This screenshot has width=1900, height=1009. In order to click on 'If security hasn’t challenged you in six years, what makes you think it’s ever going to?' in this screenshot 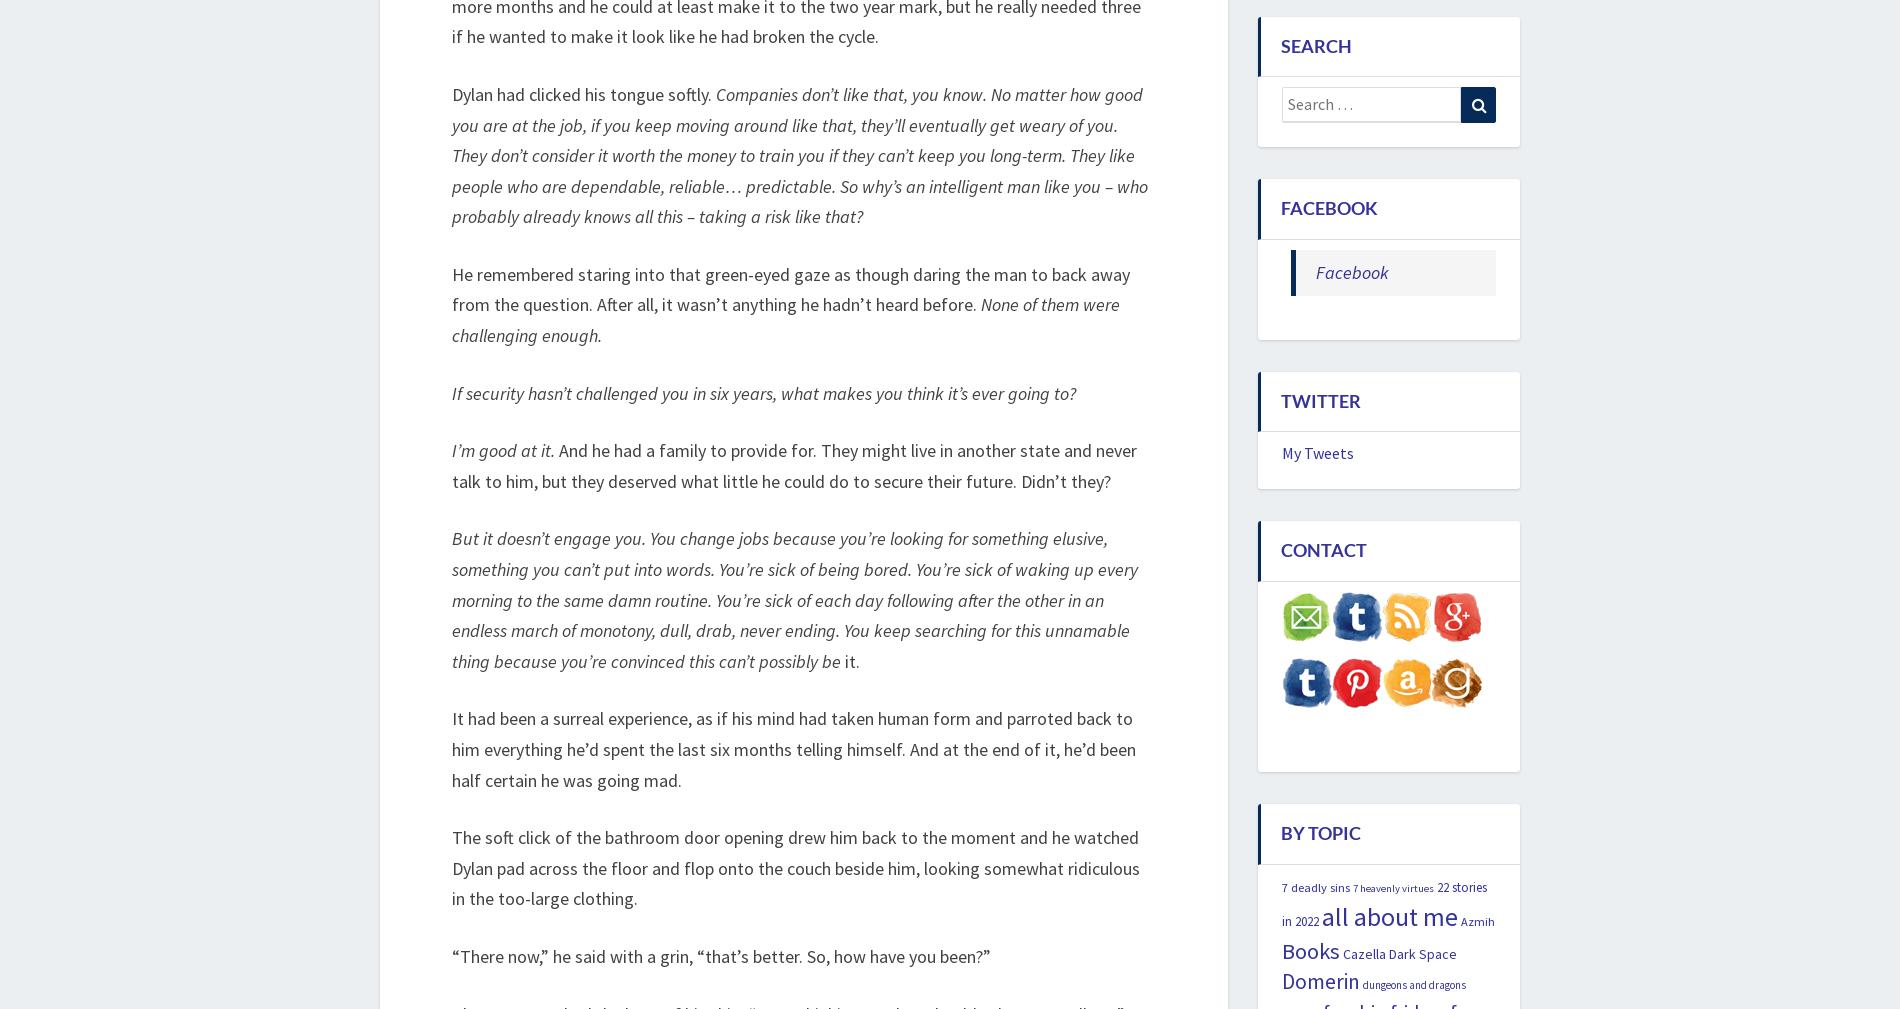, I will do `click(762, 391)`.